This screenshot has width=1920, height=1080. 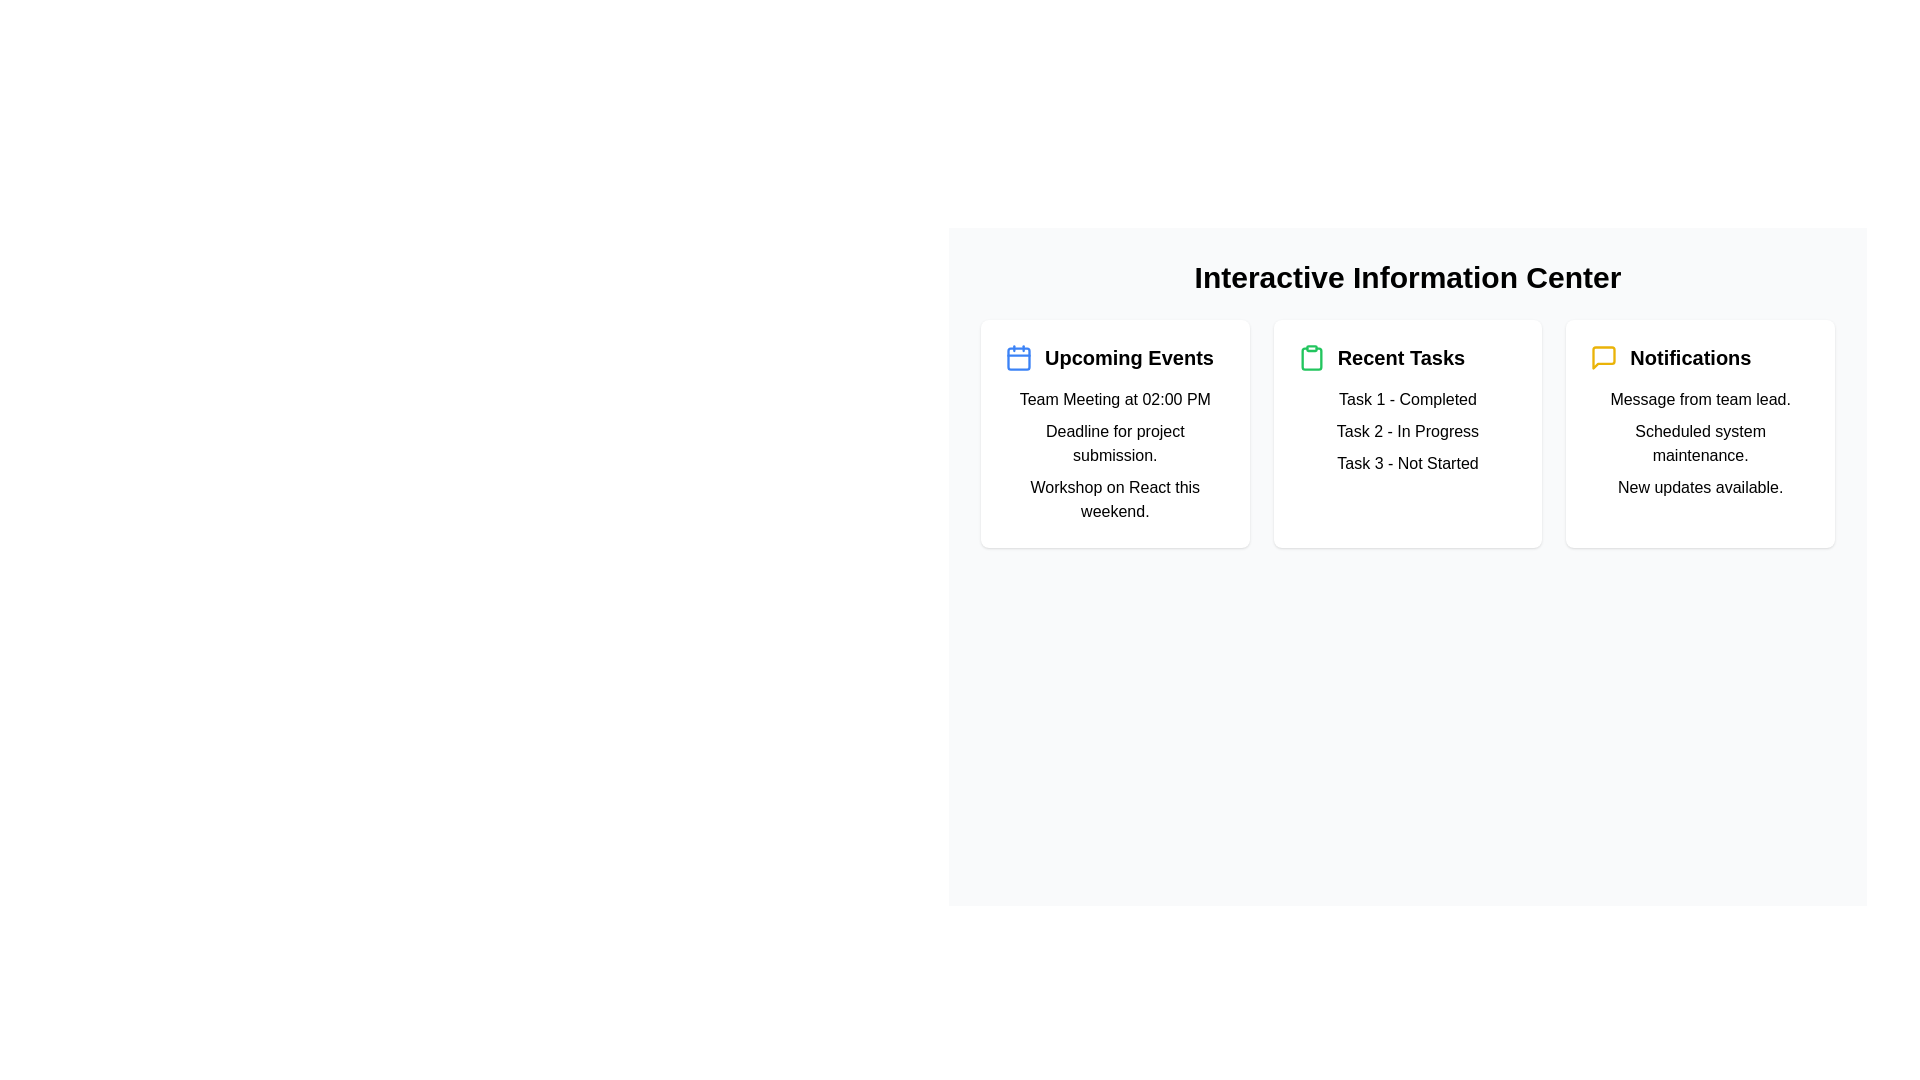 What do you see at coordinates (1114, 499) in the screenshot?
I see `the static text displaying 'Workshop on React this weekend.' located in the 'Upcoming Events' section, which is the third line of text below 'Team Meeting at 02:00 PM' and 'Deadline for project submission.'` at bounding box center [1114, 499].